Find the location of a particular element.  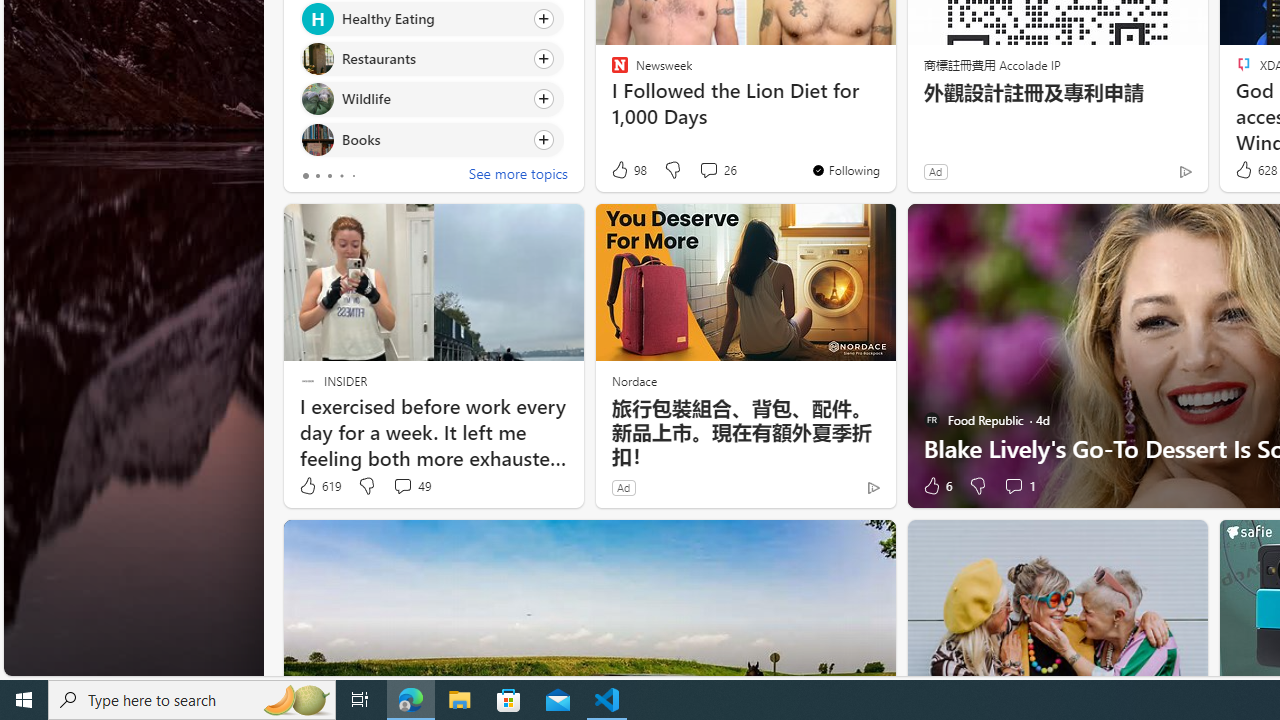

'tab-4' is located at coordinates (353, 175).